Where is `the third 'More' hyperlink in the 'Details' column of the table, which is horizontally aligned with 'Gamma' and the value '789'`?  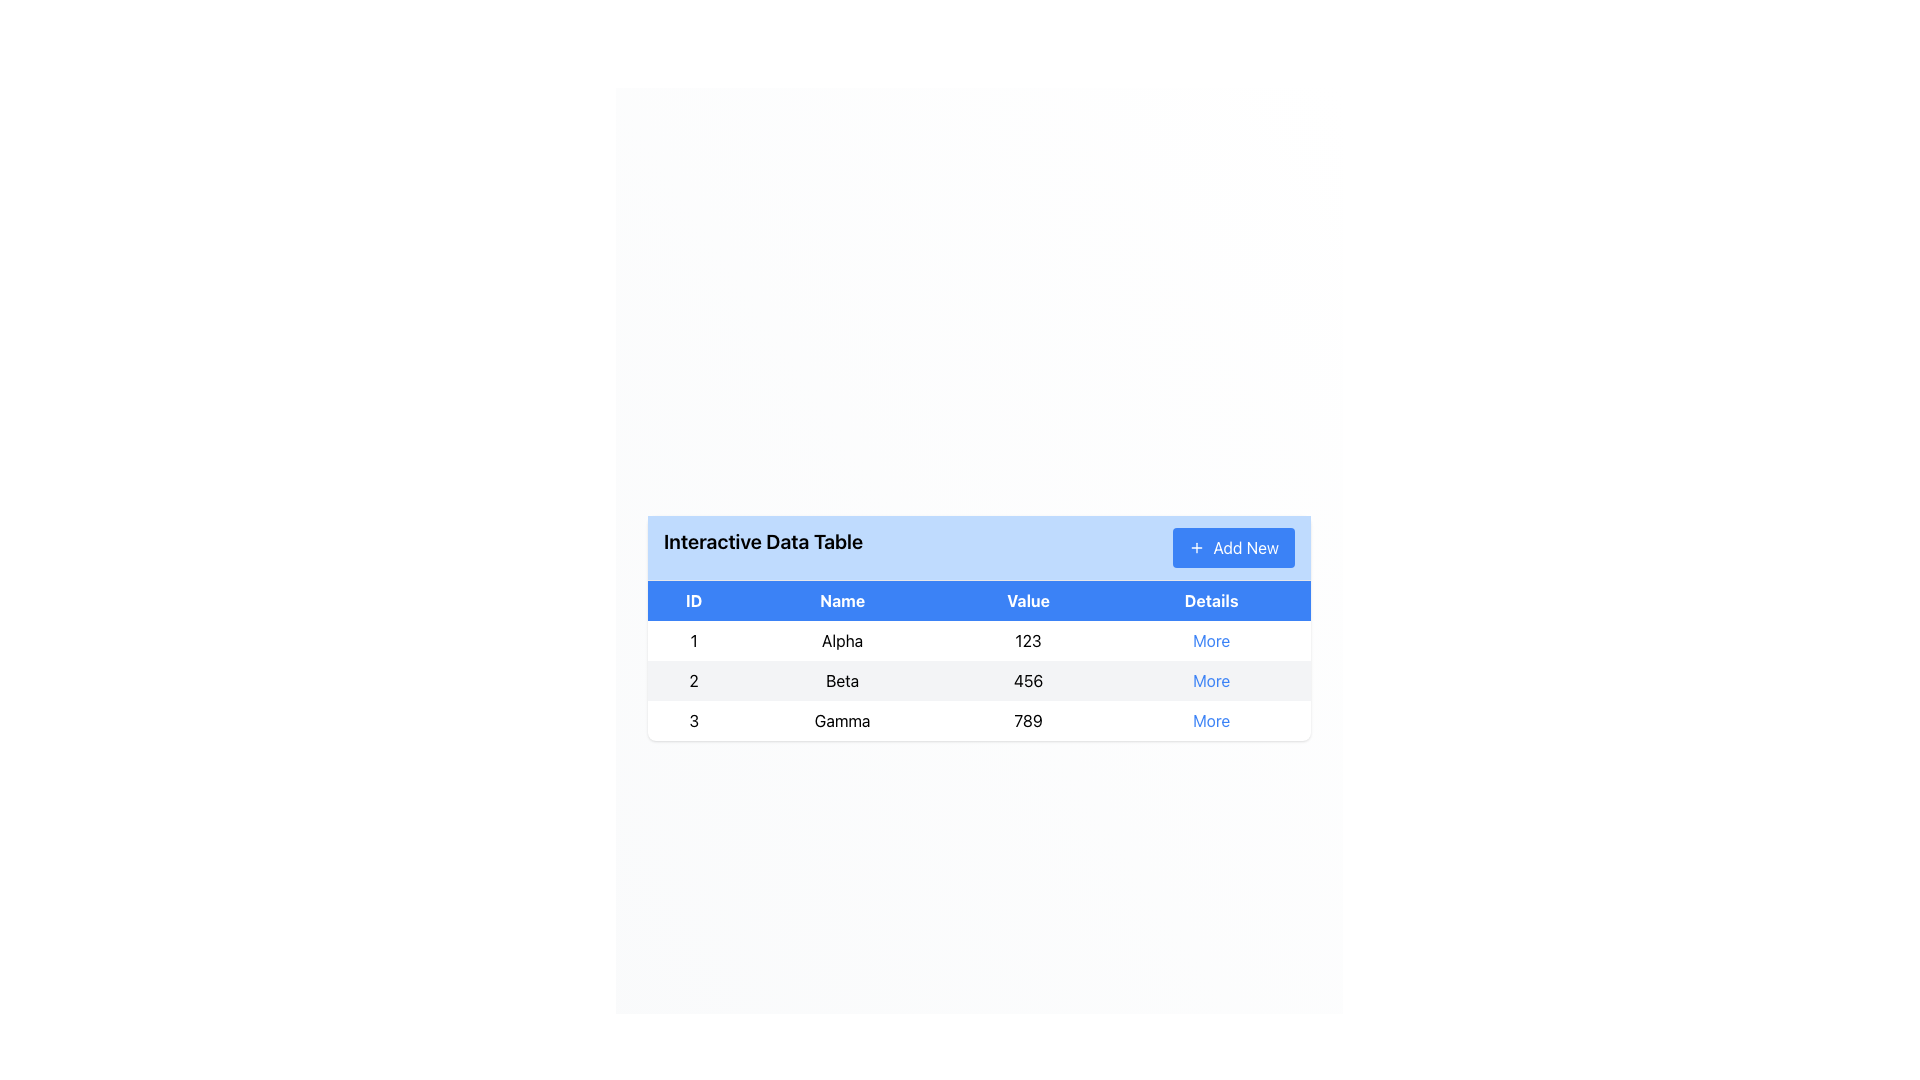 the third 'More' hyperlink in the 'Details' column of the table, which is horizontally aligned with 'Gamma' and the value '789' is located at coordinates (1210, 720).